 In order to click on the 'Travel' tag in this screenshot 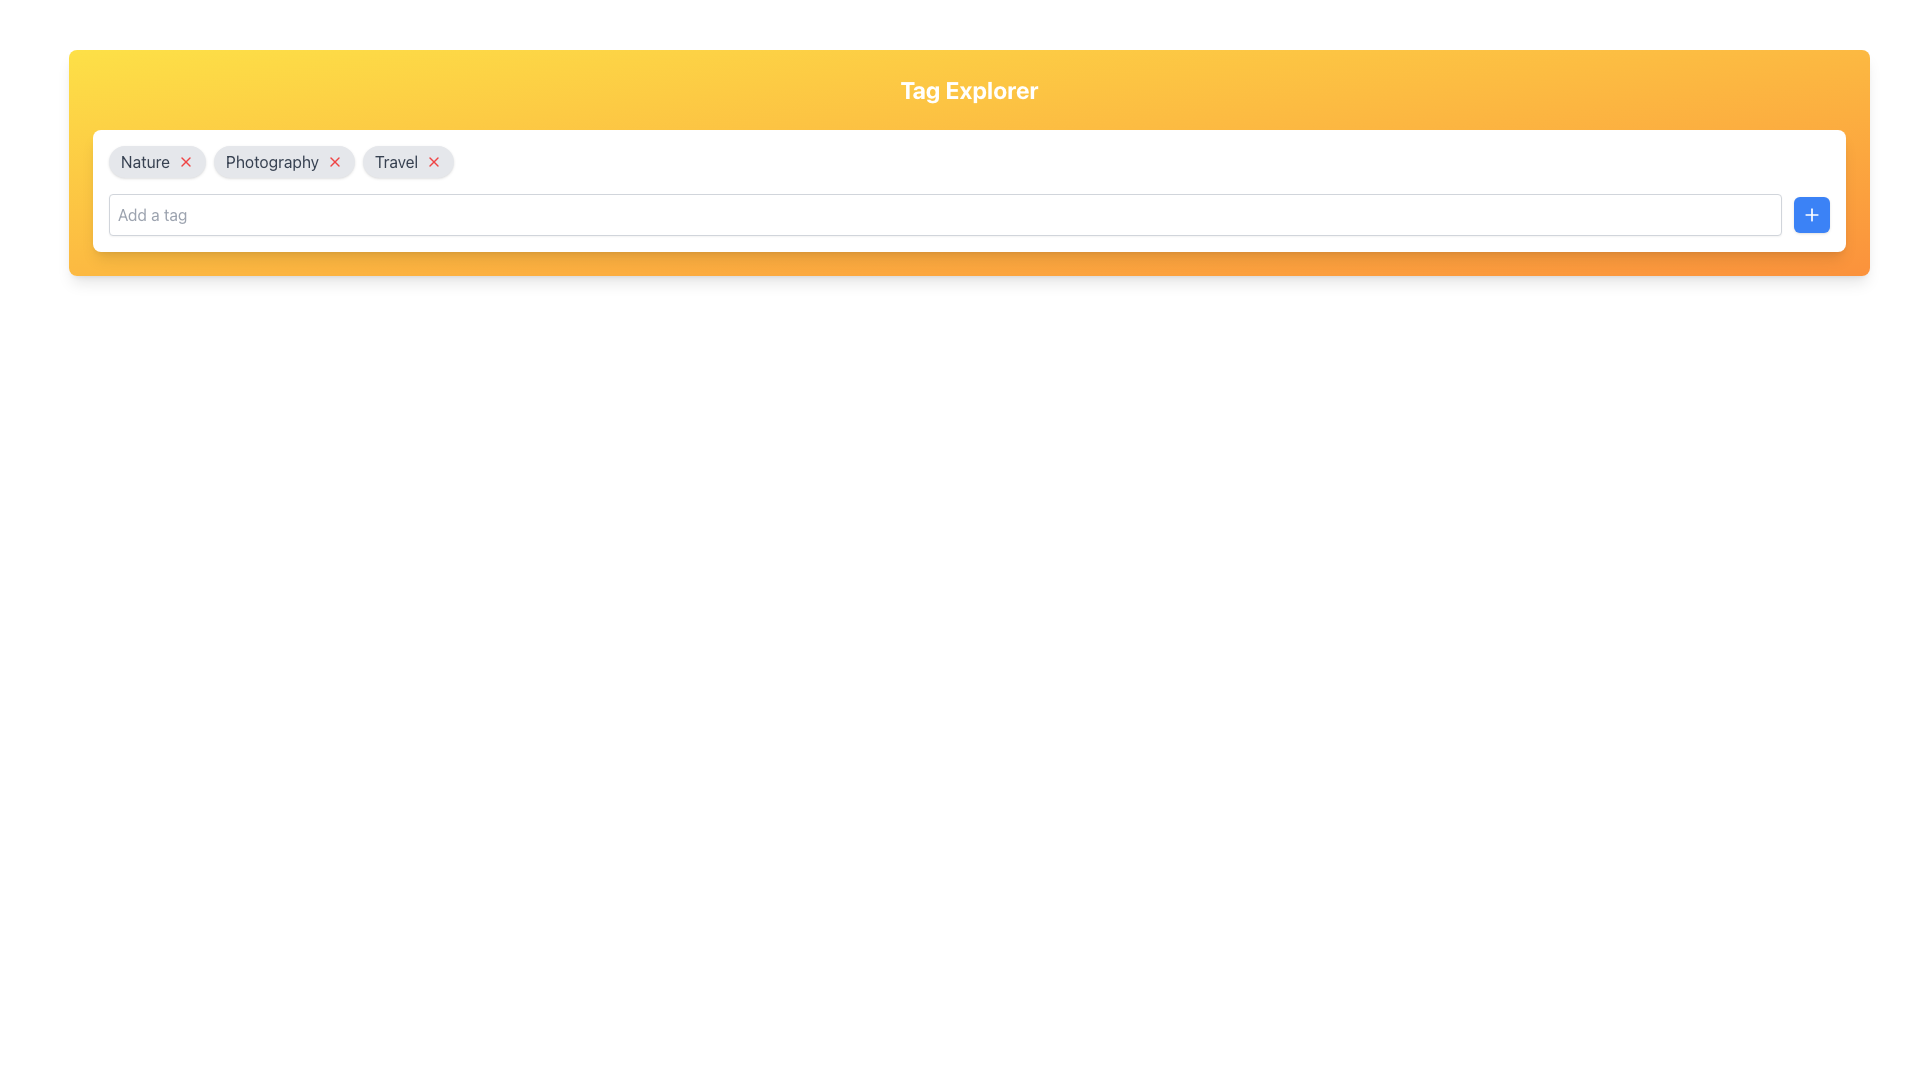, I will do `click(407, 161)`.